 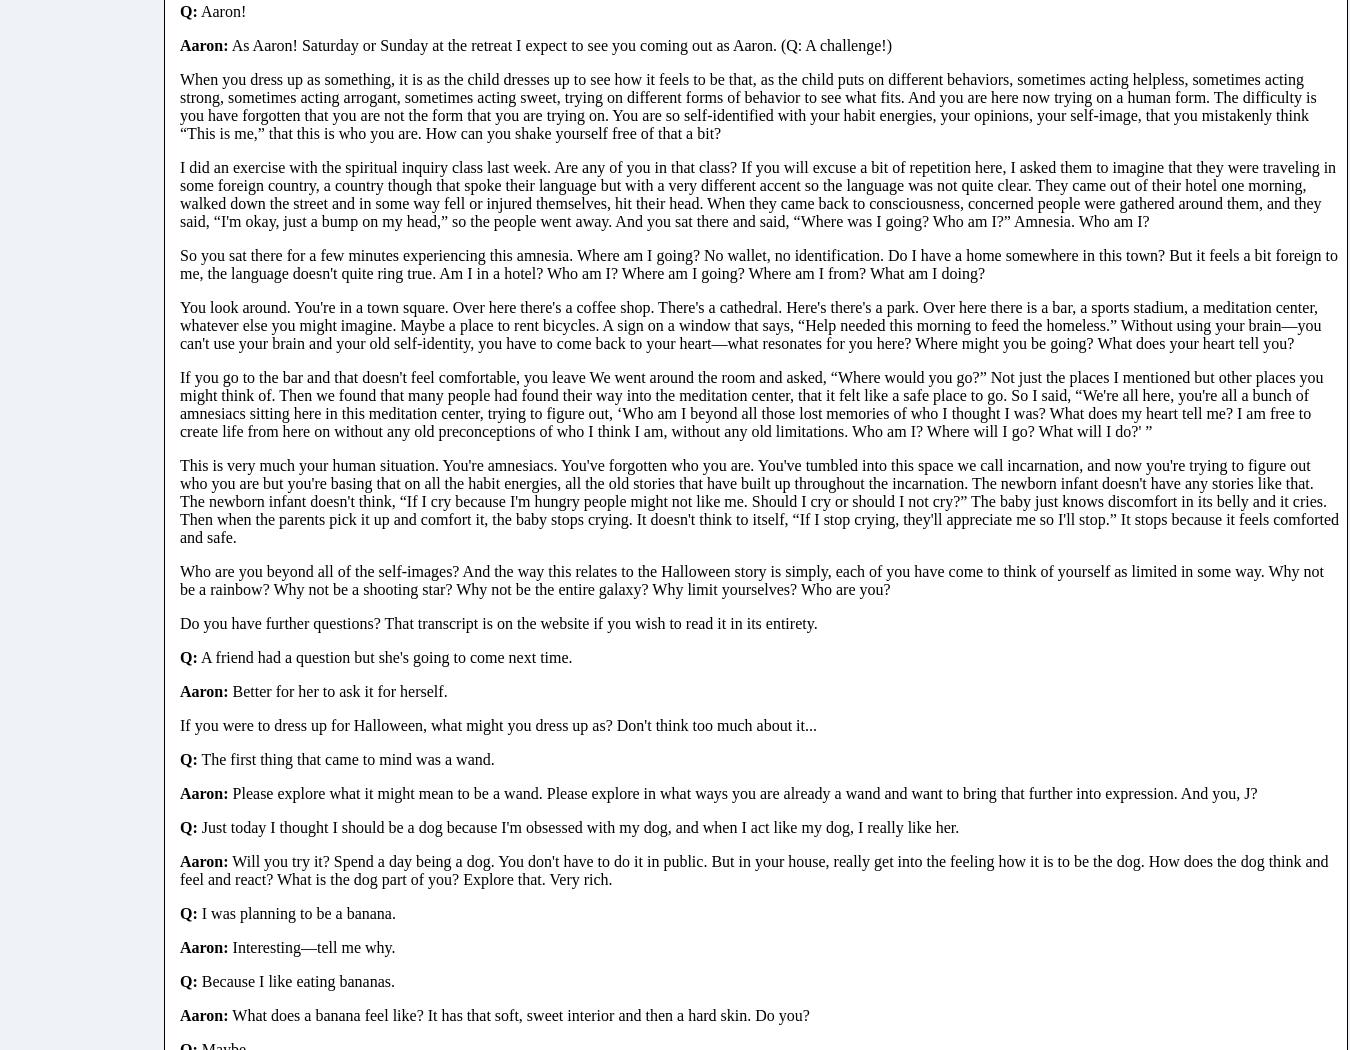 I want to click on 'This is very much your human situation. You're amnesiacs. You've forgotten who you are. You've tumbled into this space we call incarnation, and now you're trying to figure out who you are but you're basing that on all the habit energies, all the old stories that have built up throughout the incarnation. The newborn infant doesn't have any stories like that. The newborn infant doesn't think, “If I cry because I'm hungry people might not like me. Should I cry or should I not cry?” The baby just knows discomfort in its belly and it cries. Then when the parents pick it up and comfort it, the baby stops crying. It doesn't think to itself, “If I stop crying, they'll appreciate me so I'll stop.” It stops because it feels comforted and safe.', so click(x=179, y=499).